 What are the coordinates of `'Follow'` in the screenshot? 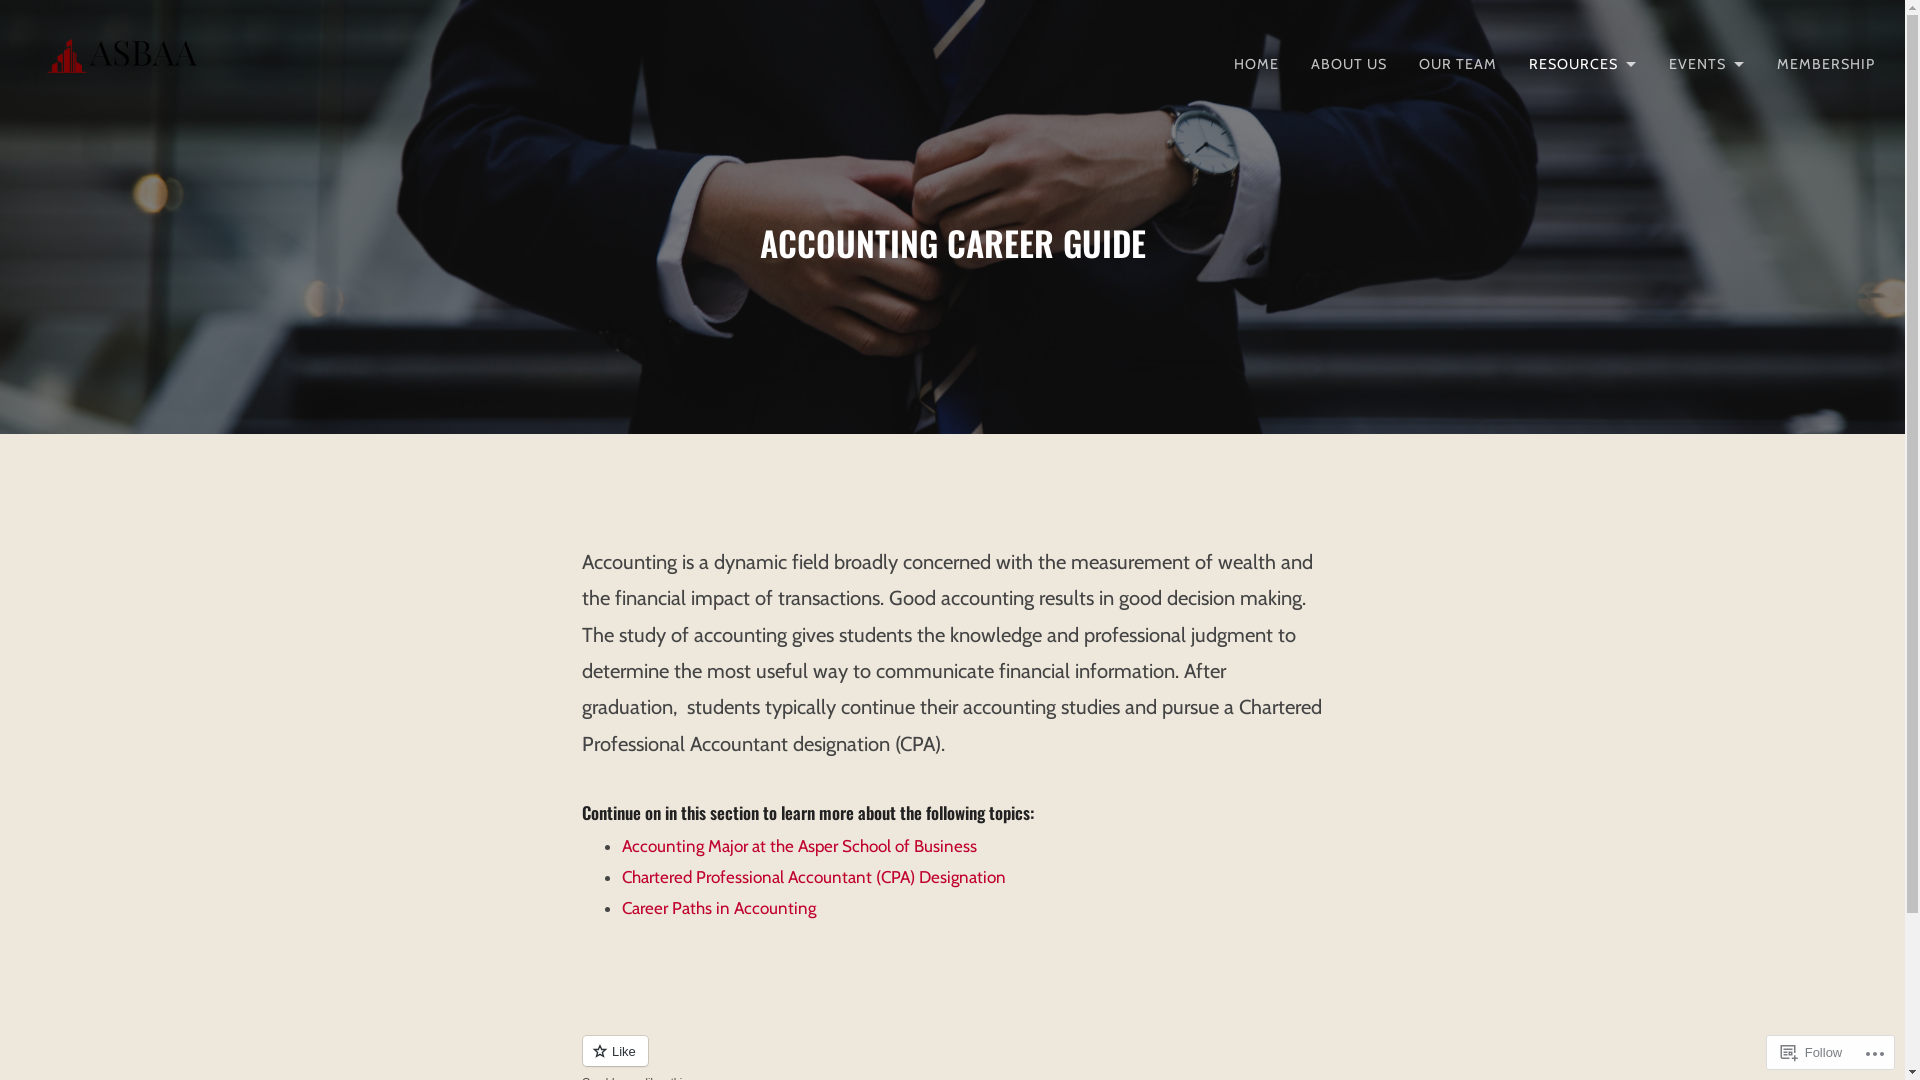 It's located at (1812, 1051).